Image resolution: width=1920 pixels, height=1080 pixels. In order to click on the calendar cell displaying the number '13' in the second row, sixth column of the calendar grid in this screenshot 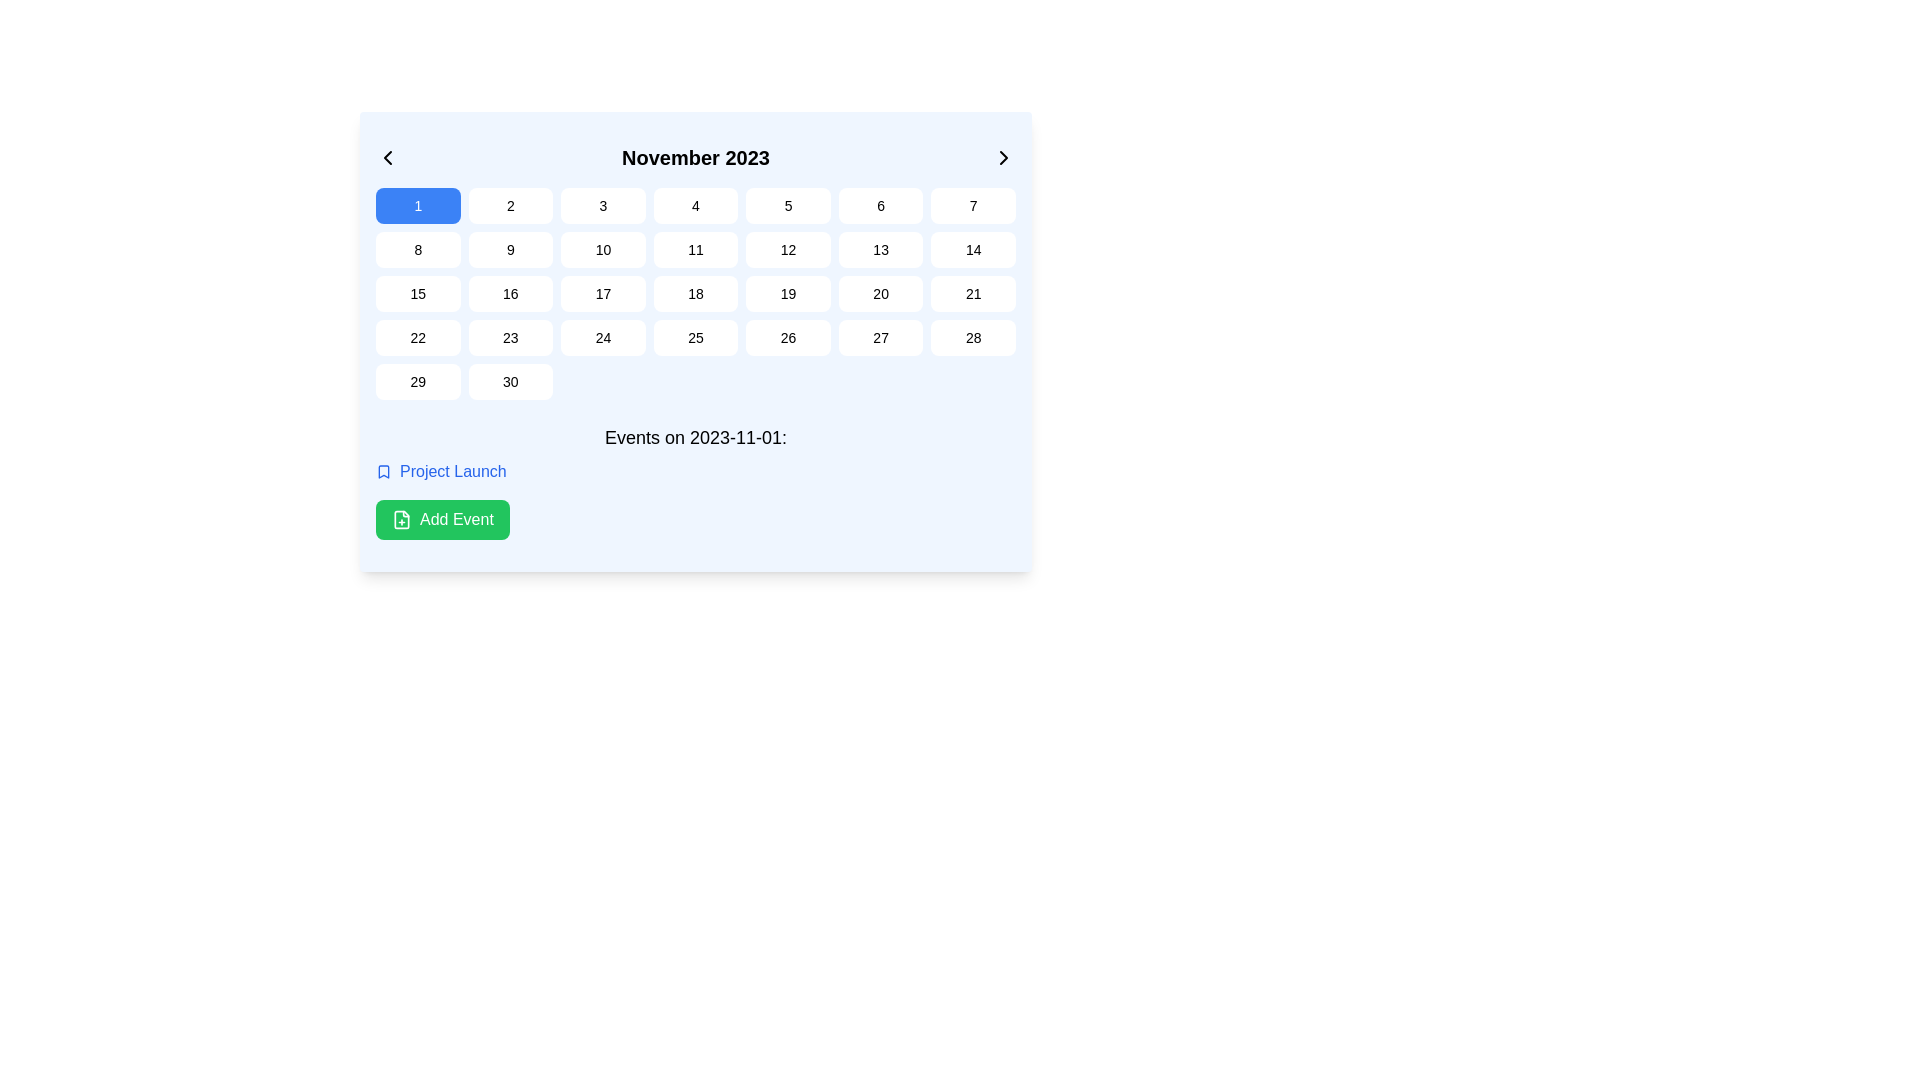, I will do `click(880, 249)`.